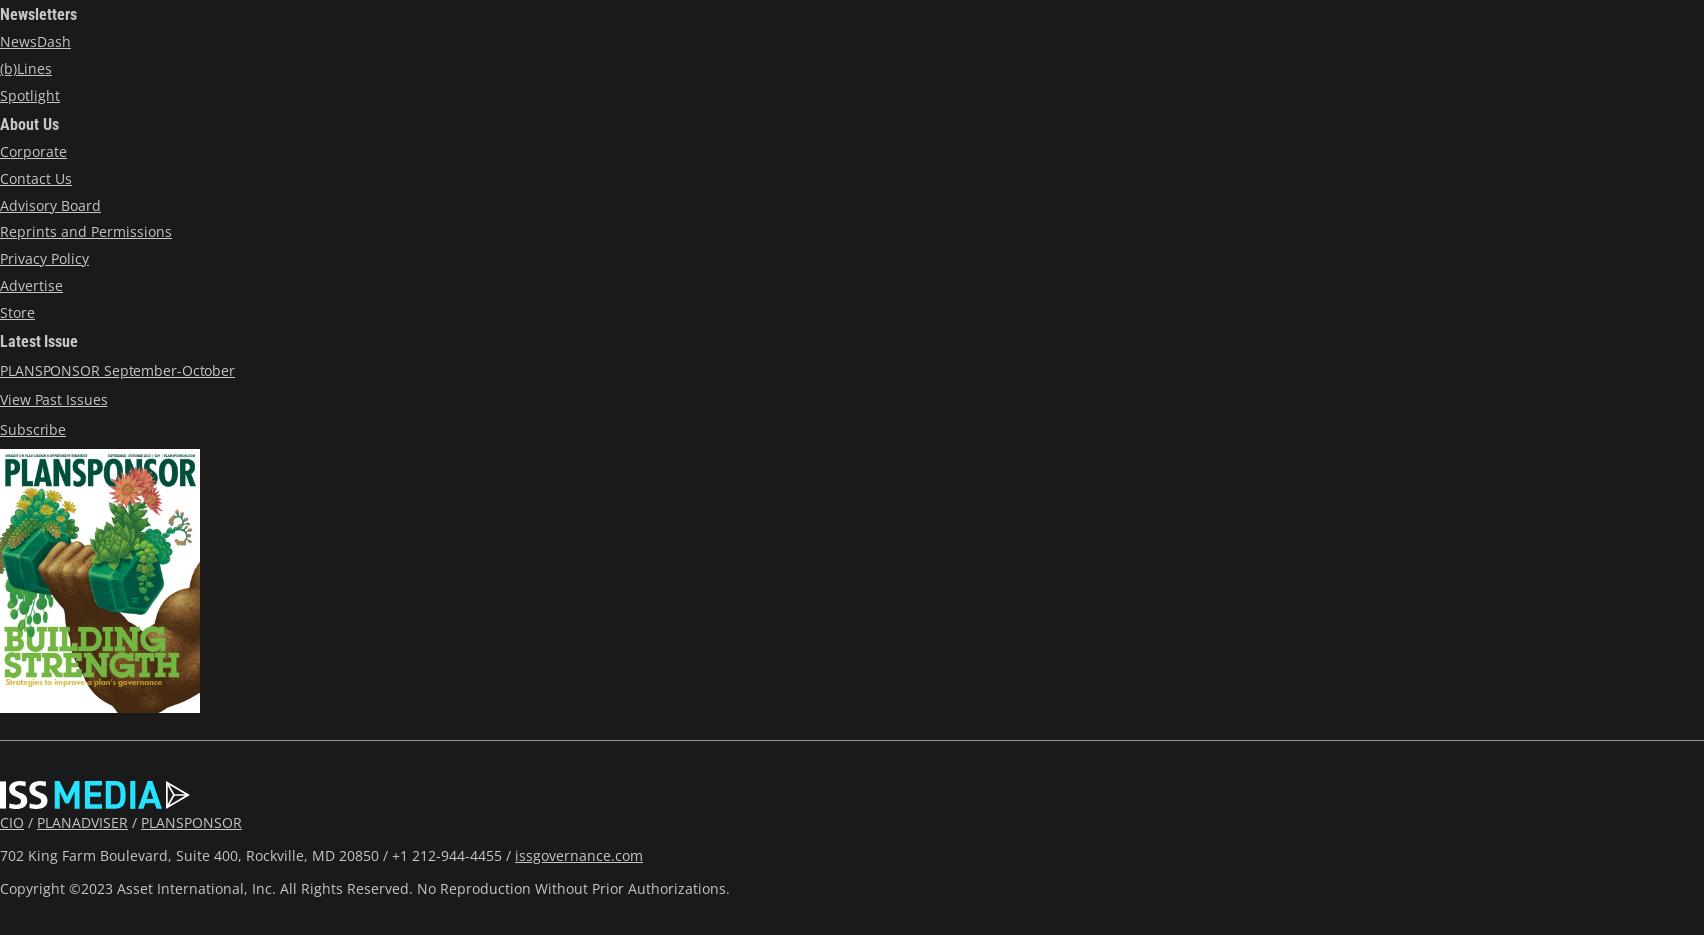 This screenshot has width=1704, height=935. I want to click on 'Contact Us', so click(35, 176).